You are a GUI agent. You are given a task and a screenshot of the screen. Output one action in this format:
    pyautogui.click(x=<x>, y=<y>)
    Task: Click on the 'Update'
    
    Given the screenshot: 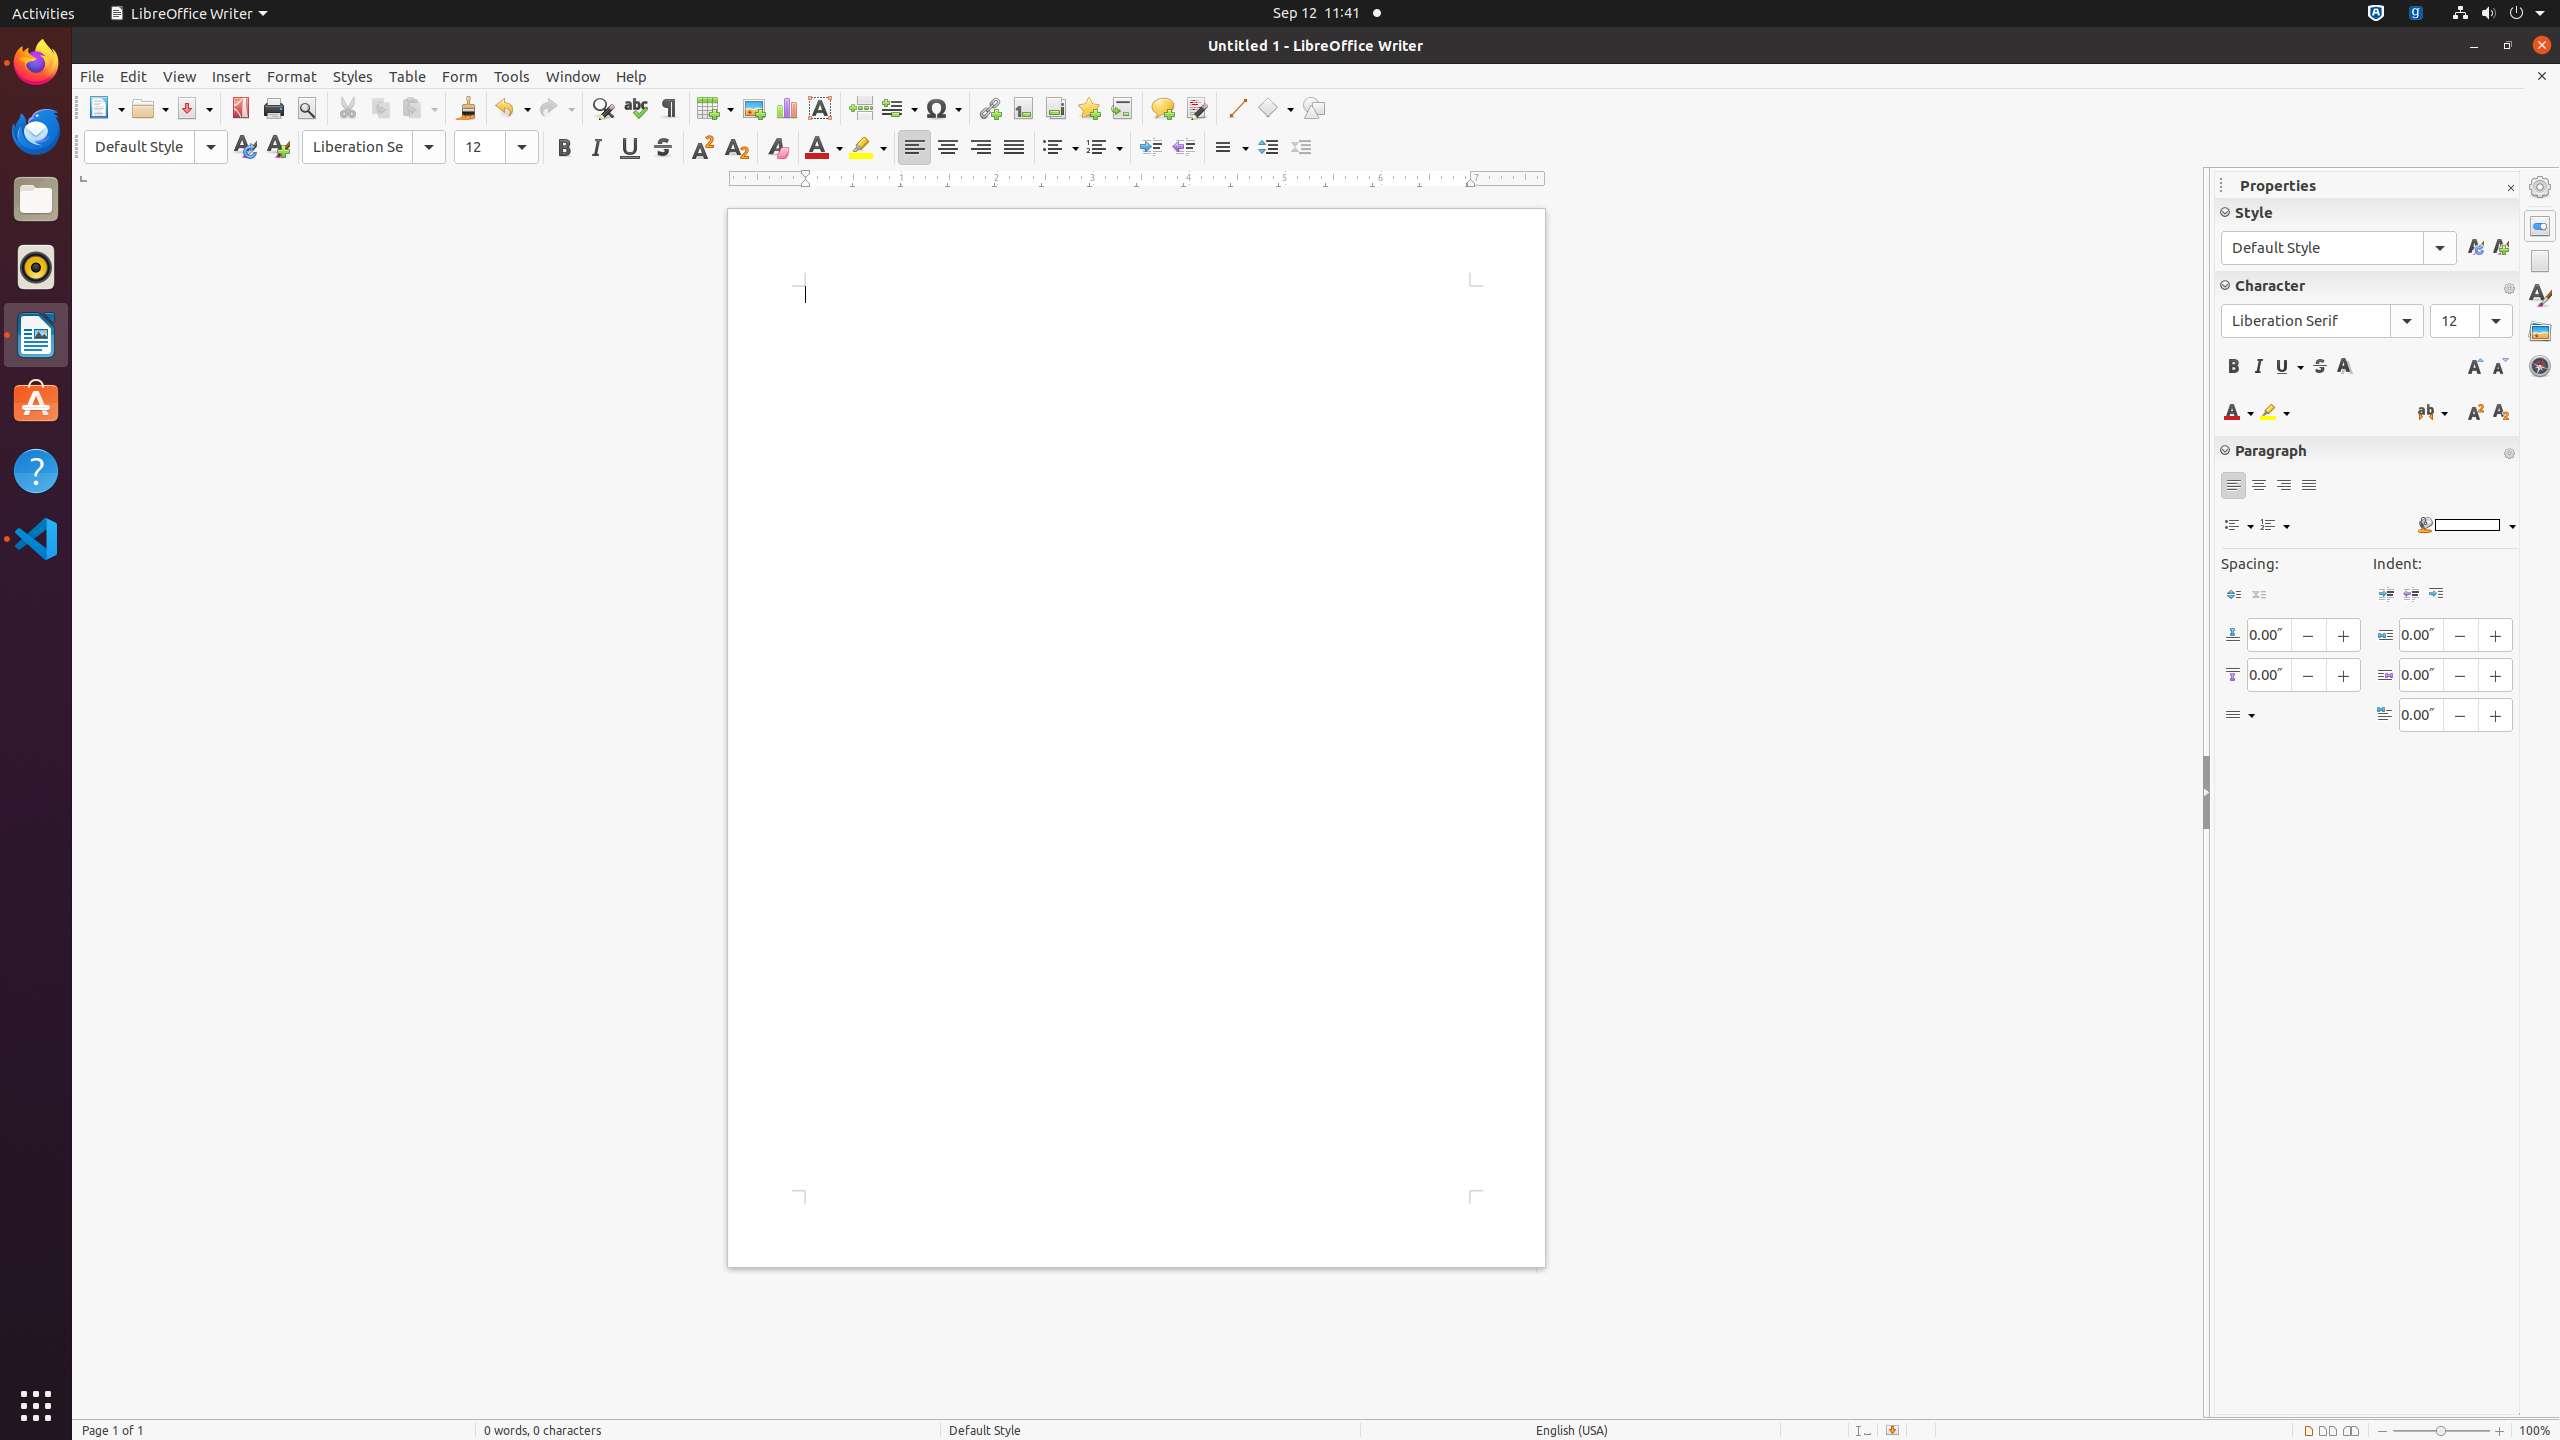 What is the action you would take?
    pyautogui.click(x=244, y=146)
    